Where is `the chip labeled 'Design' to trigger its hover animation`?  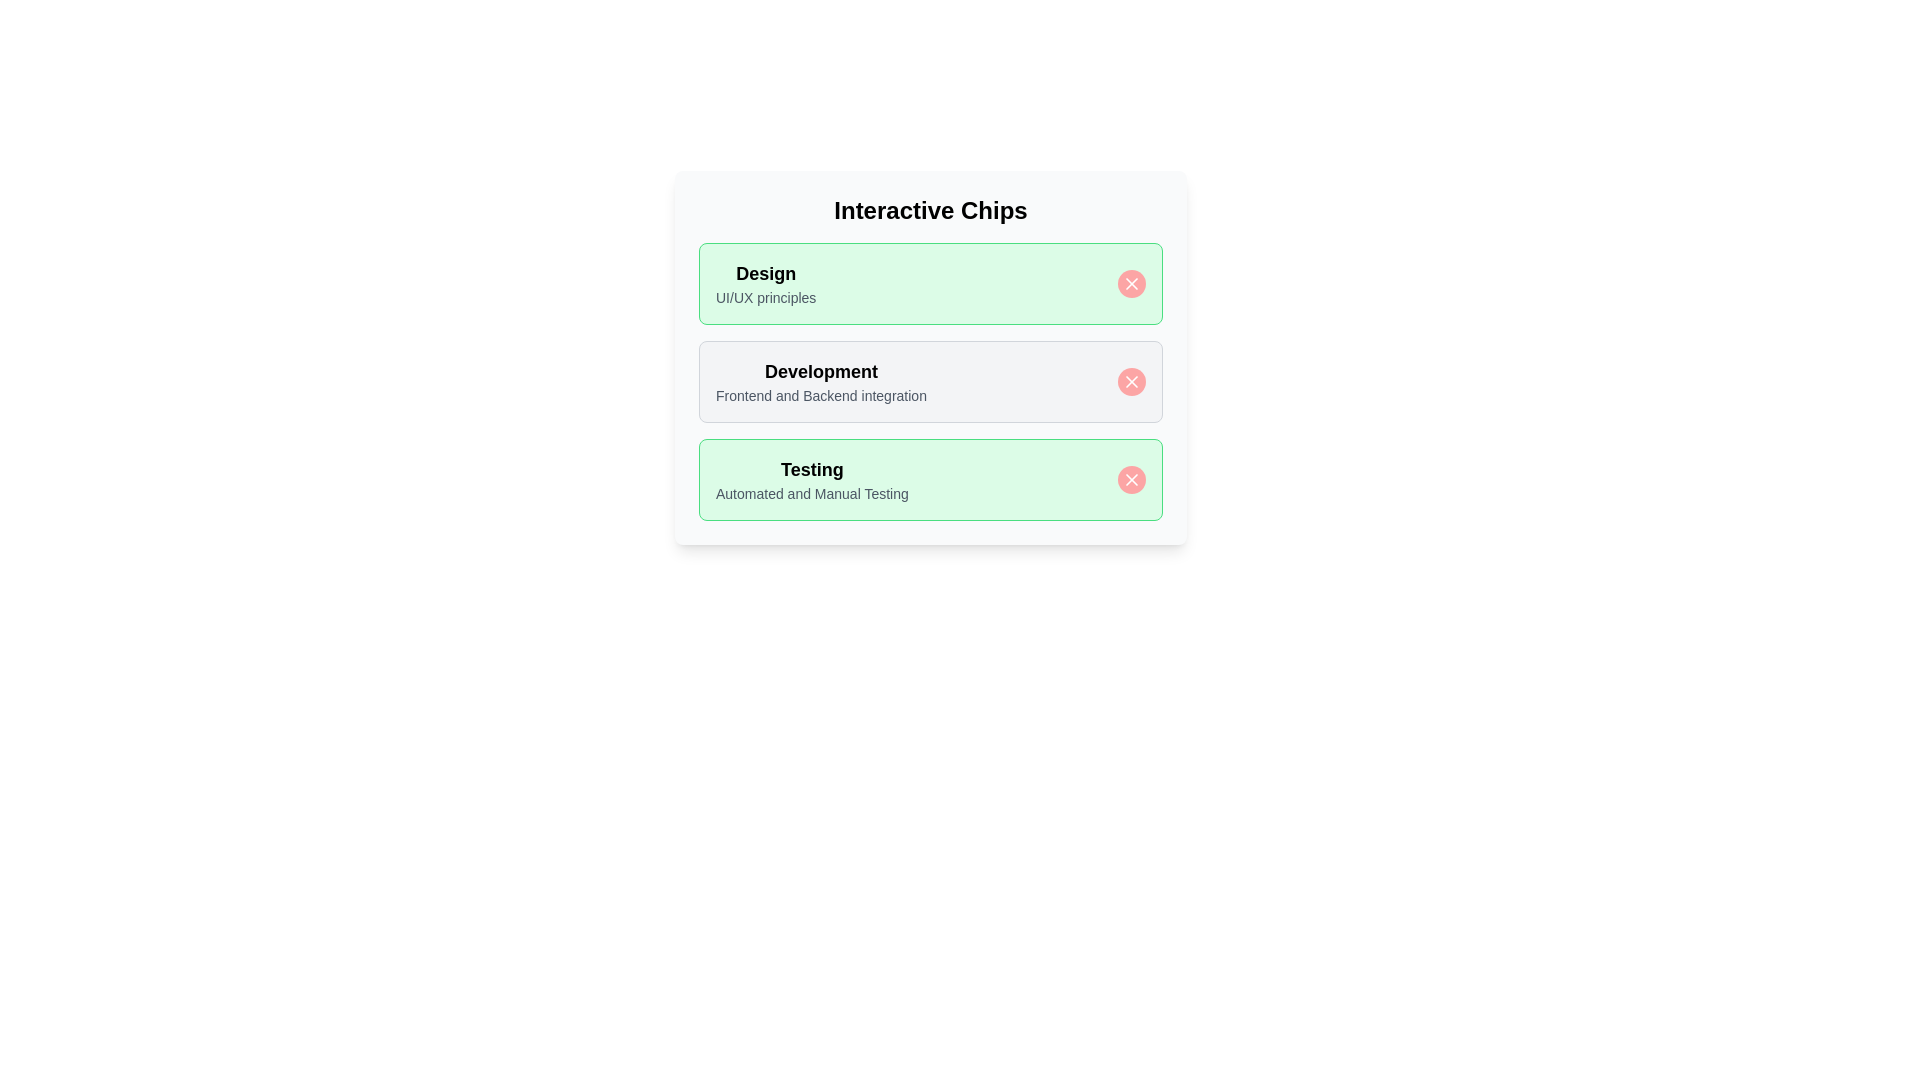 the chip labeled 'Design' to trigger its hover animation is located at coordinates (930, 284).